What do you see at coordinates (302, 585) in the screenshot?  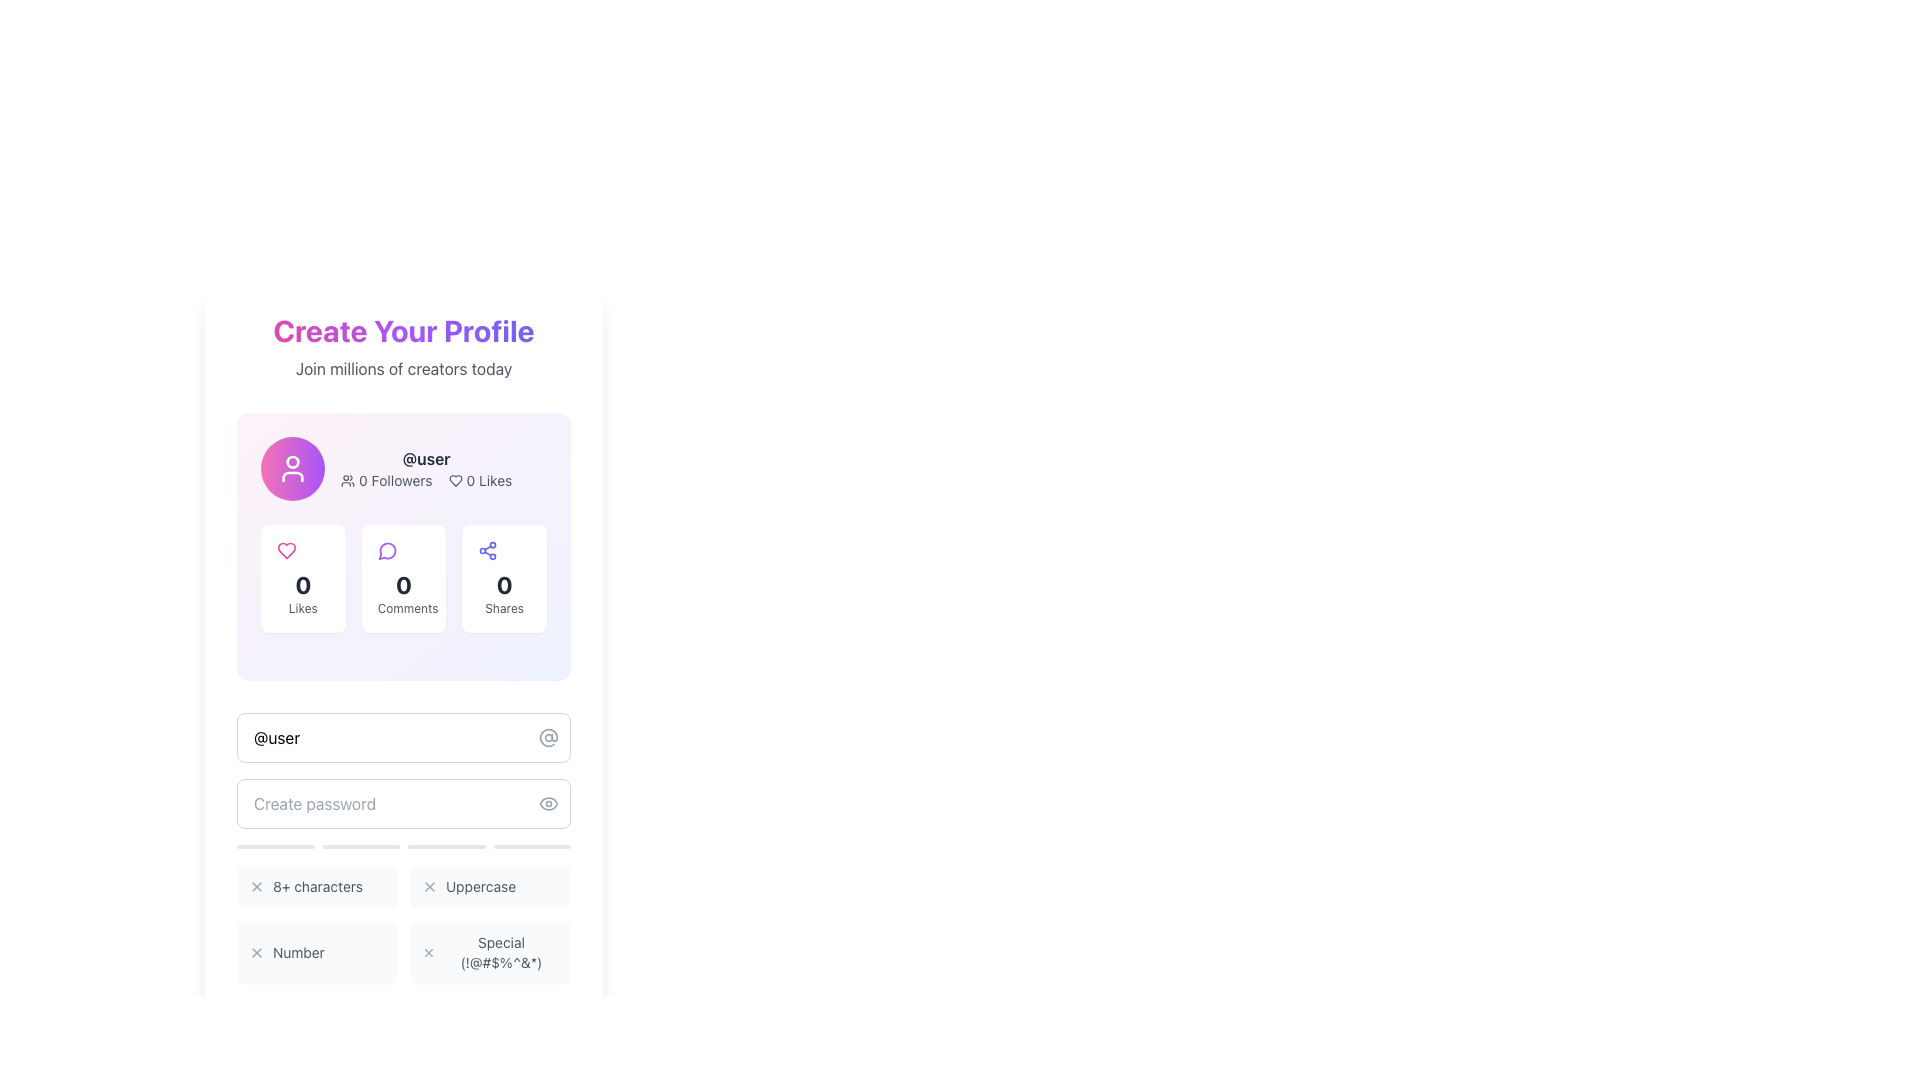 I see `displayed numeral '0' which represents the count of Likes, styled in bold with a large font size, located within the summary card in the user interface` at bounding box center [302, 585].